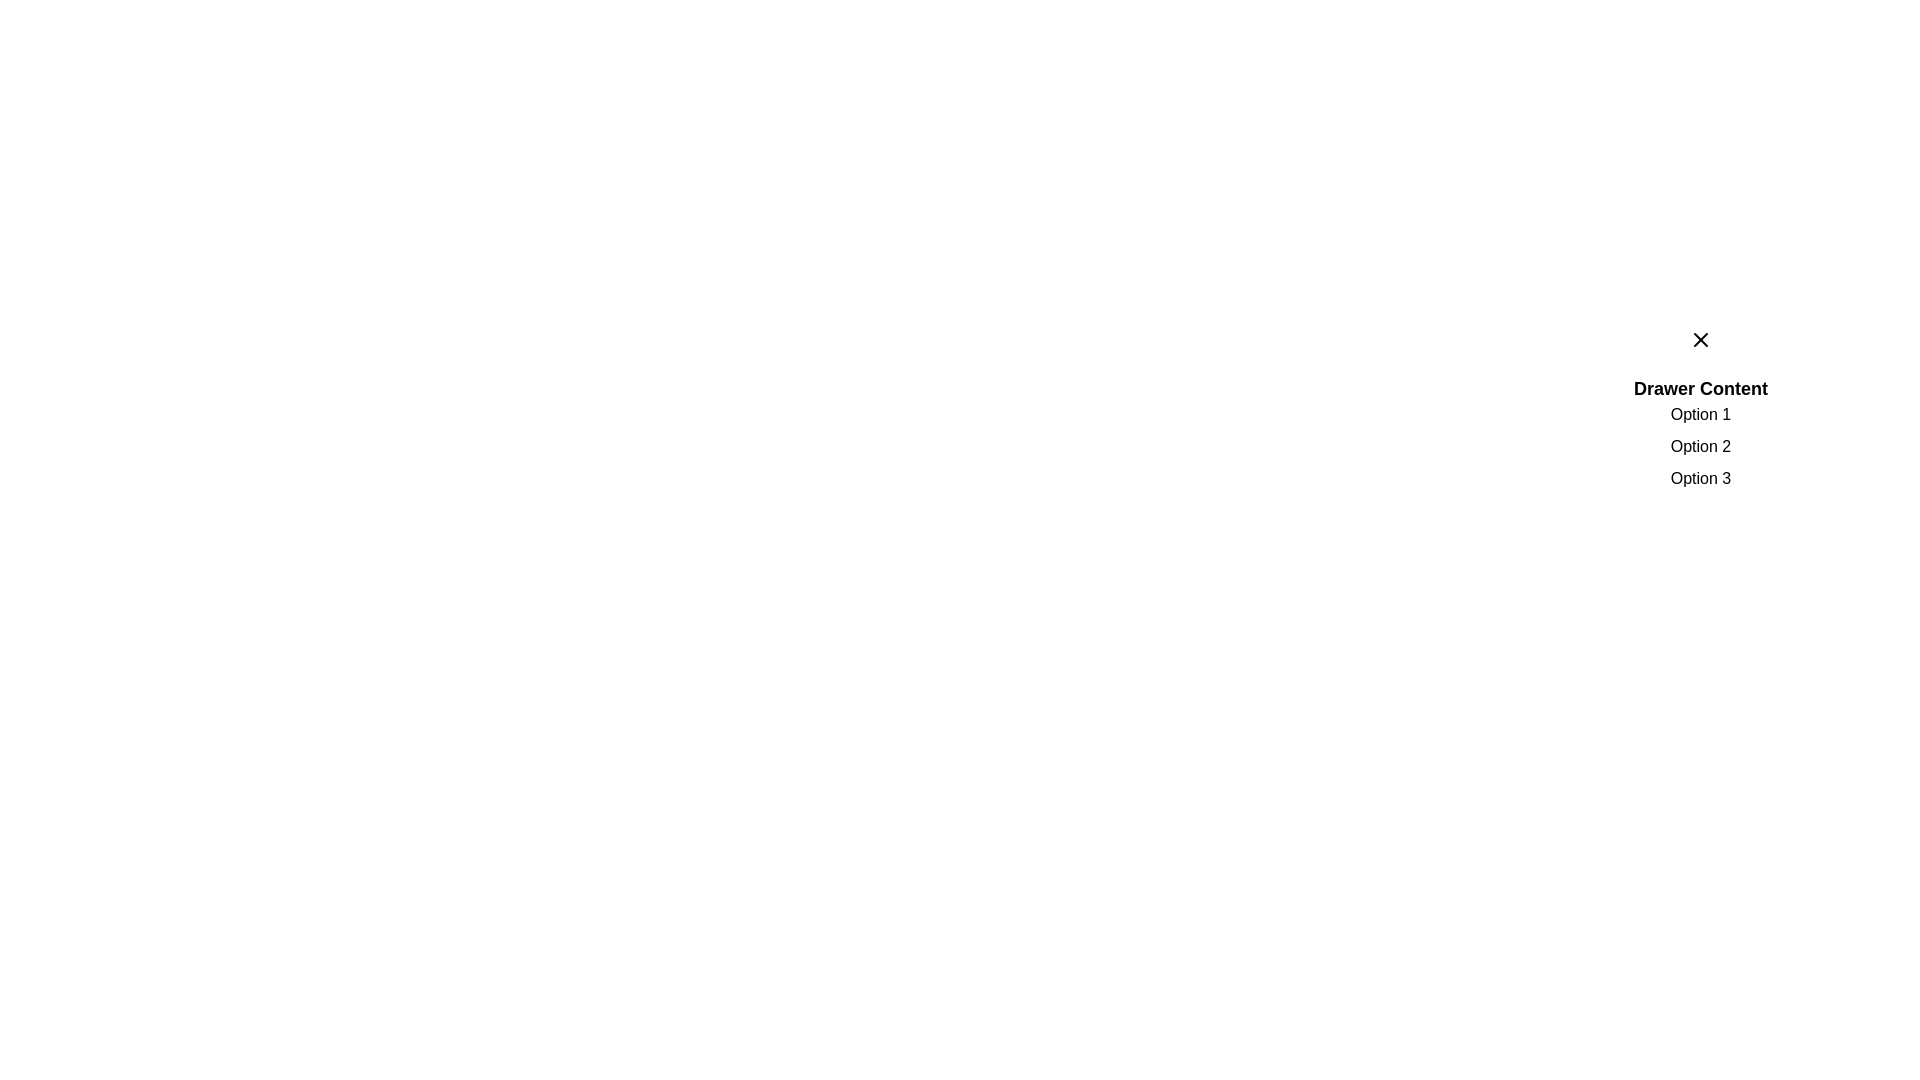  What do you see at coordinates (1699, 478) in the screenshot?
I see `the 'Option 3' text element, which is the third option in a vertical list of three options` at bounding box center [1699, 478].